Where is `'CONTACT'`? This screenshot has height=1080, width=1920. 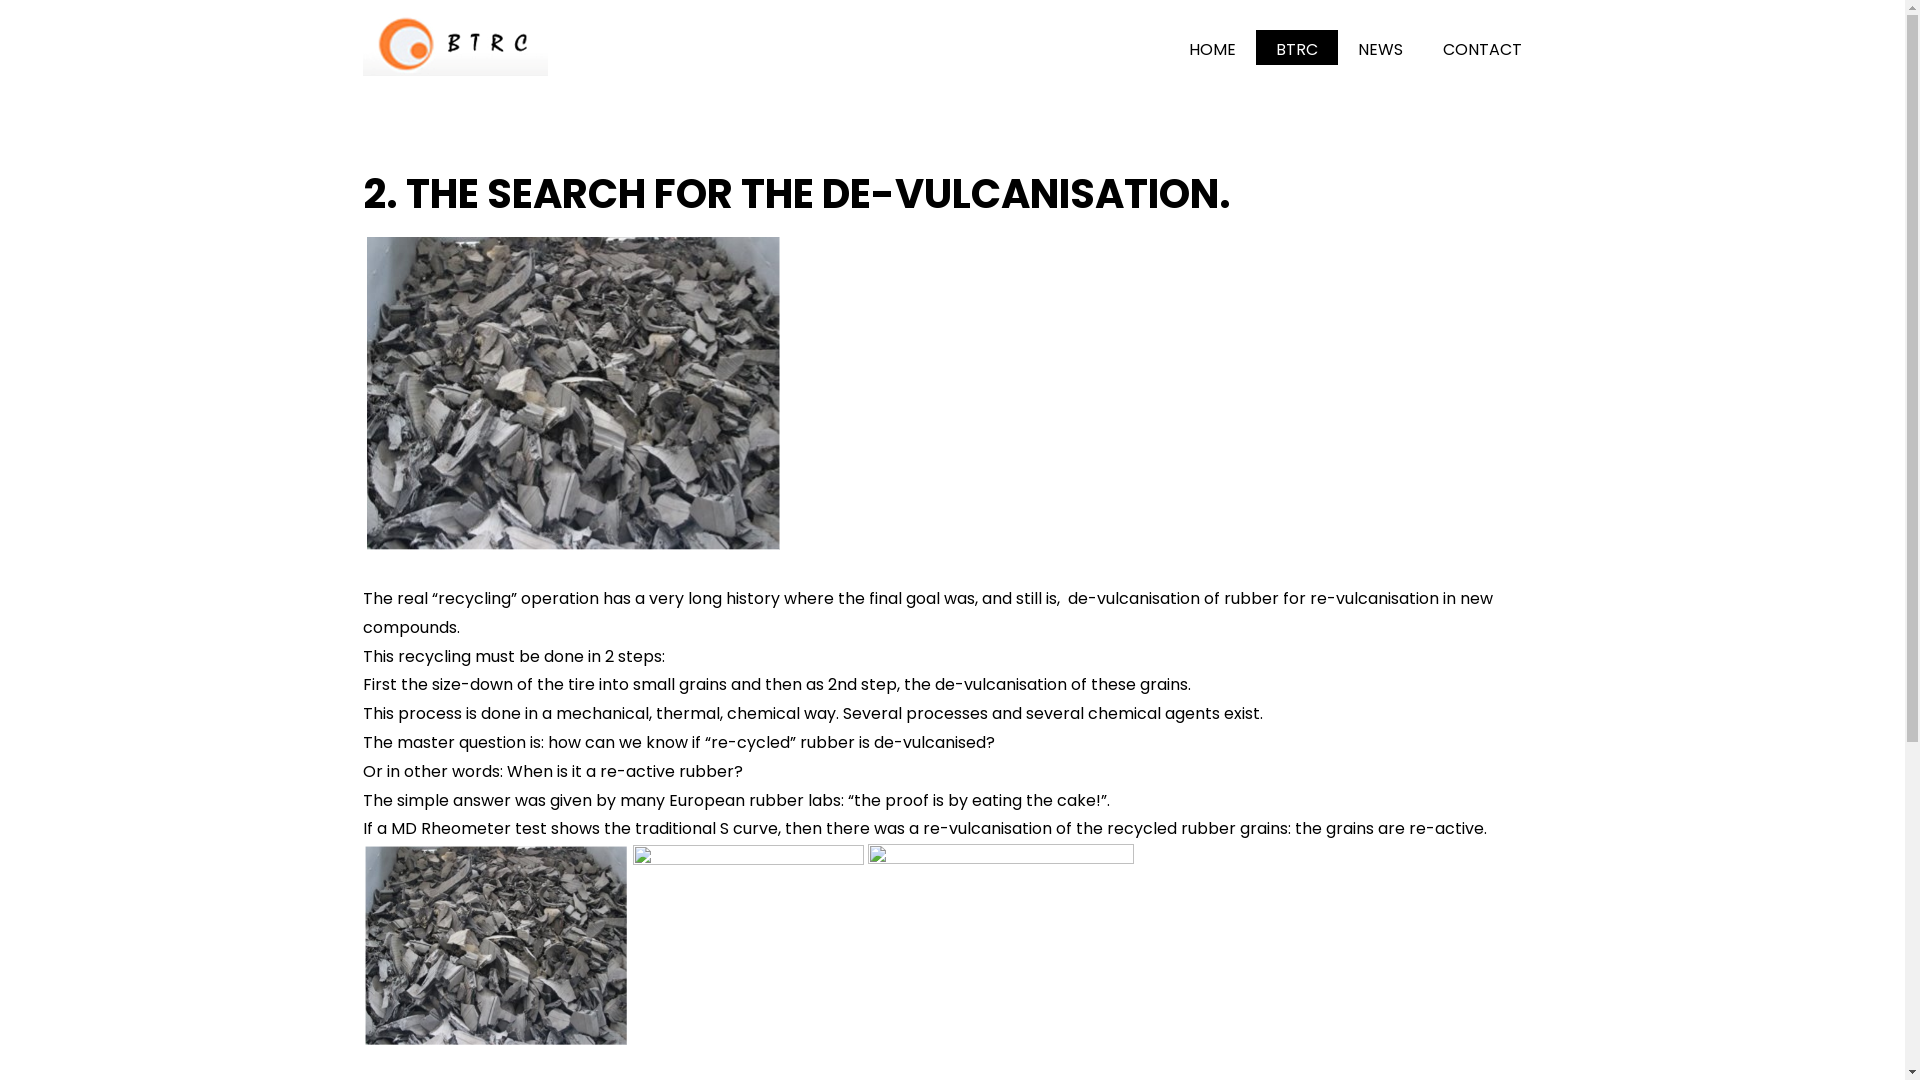 'CONTACT' is located at coordinates (1421, 46).